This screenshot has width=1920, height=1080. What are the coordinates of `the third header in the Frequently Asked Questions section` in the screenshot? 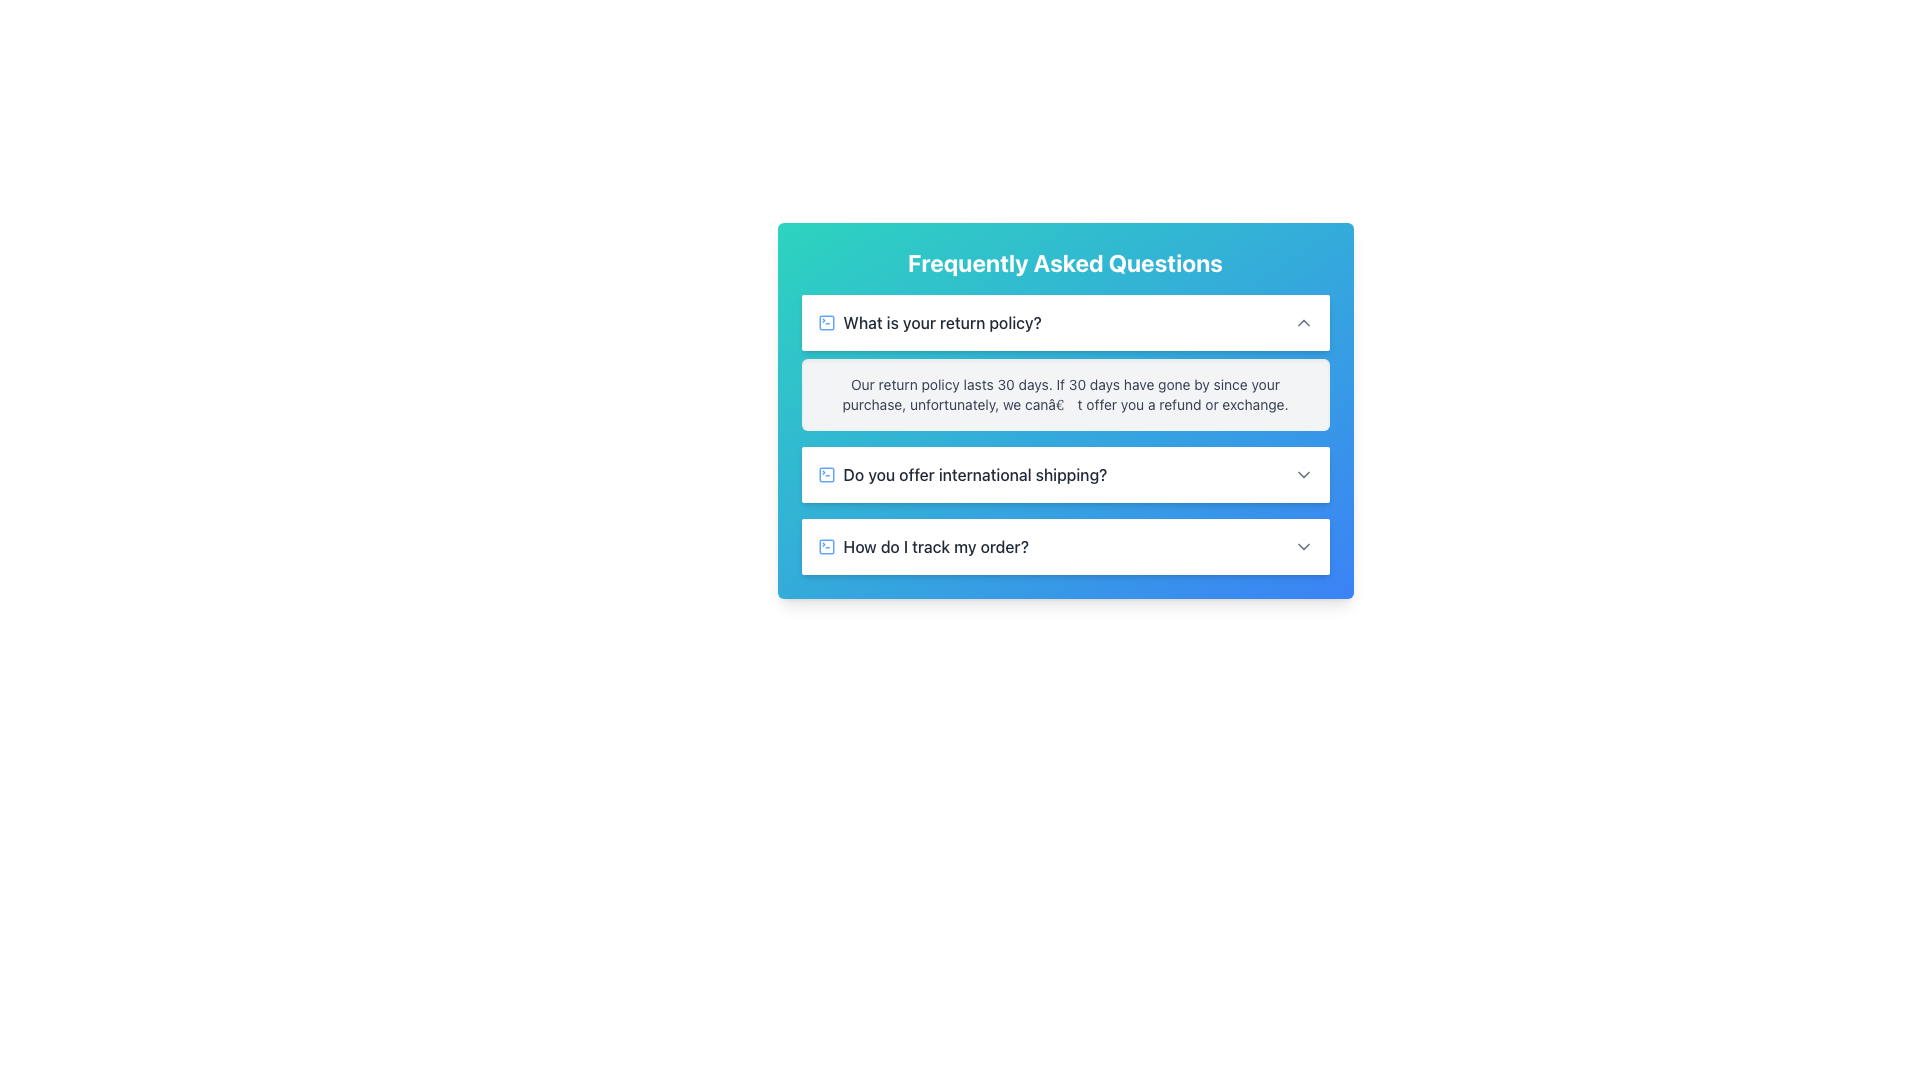 It's located at (935, 547).